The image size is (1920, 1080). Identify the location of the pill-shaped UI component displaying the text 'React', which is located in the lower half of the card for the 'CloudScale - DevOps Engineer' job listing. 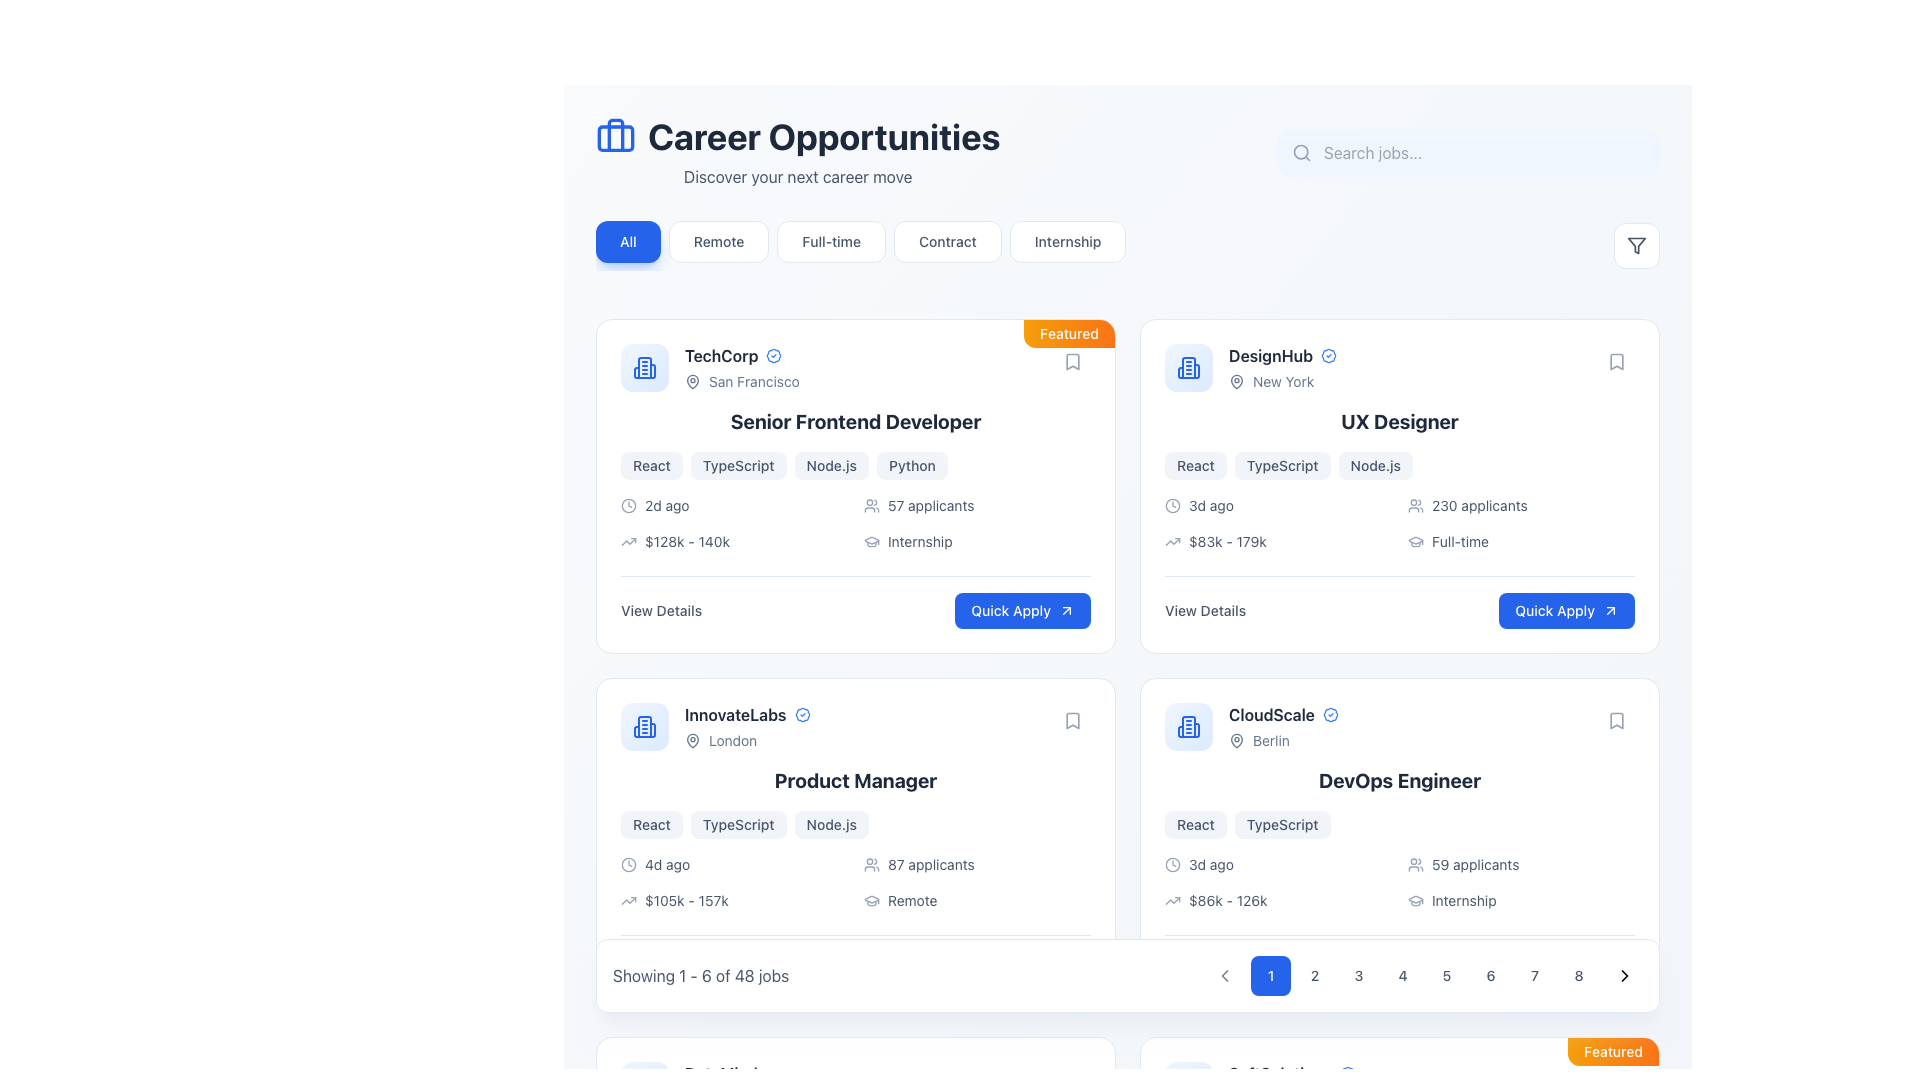
(1195, 825).